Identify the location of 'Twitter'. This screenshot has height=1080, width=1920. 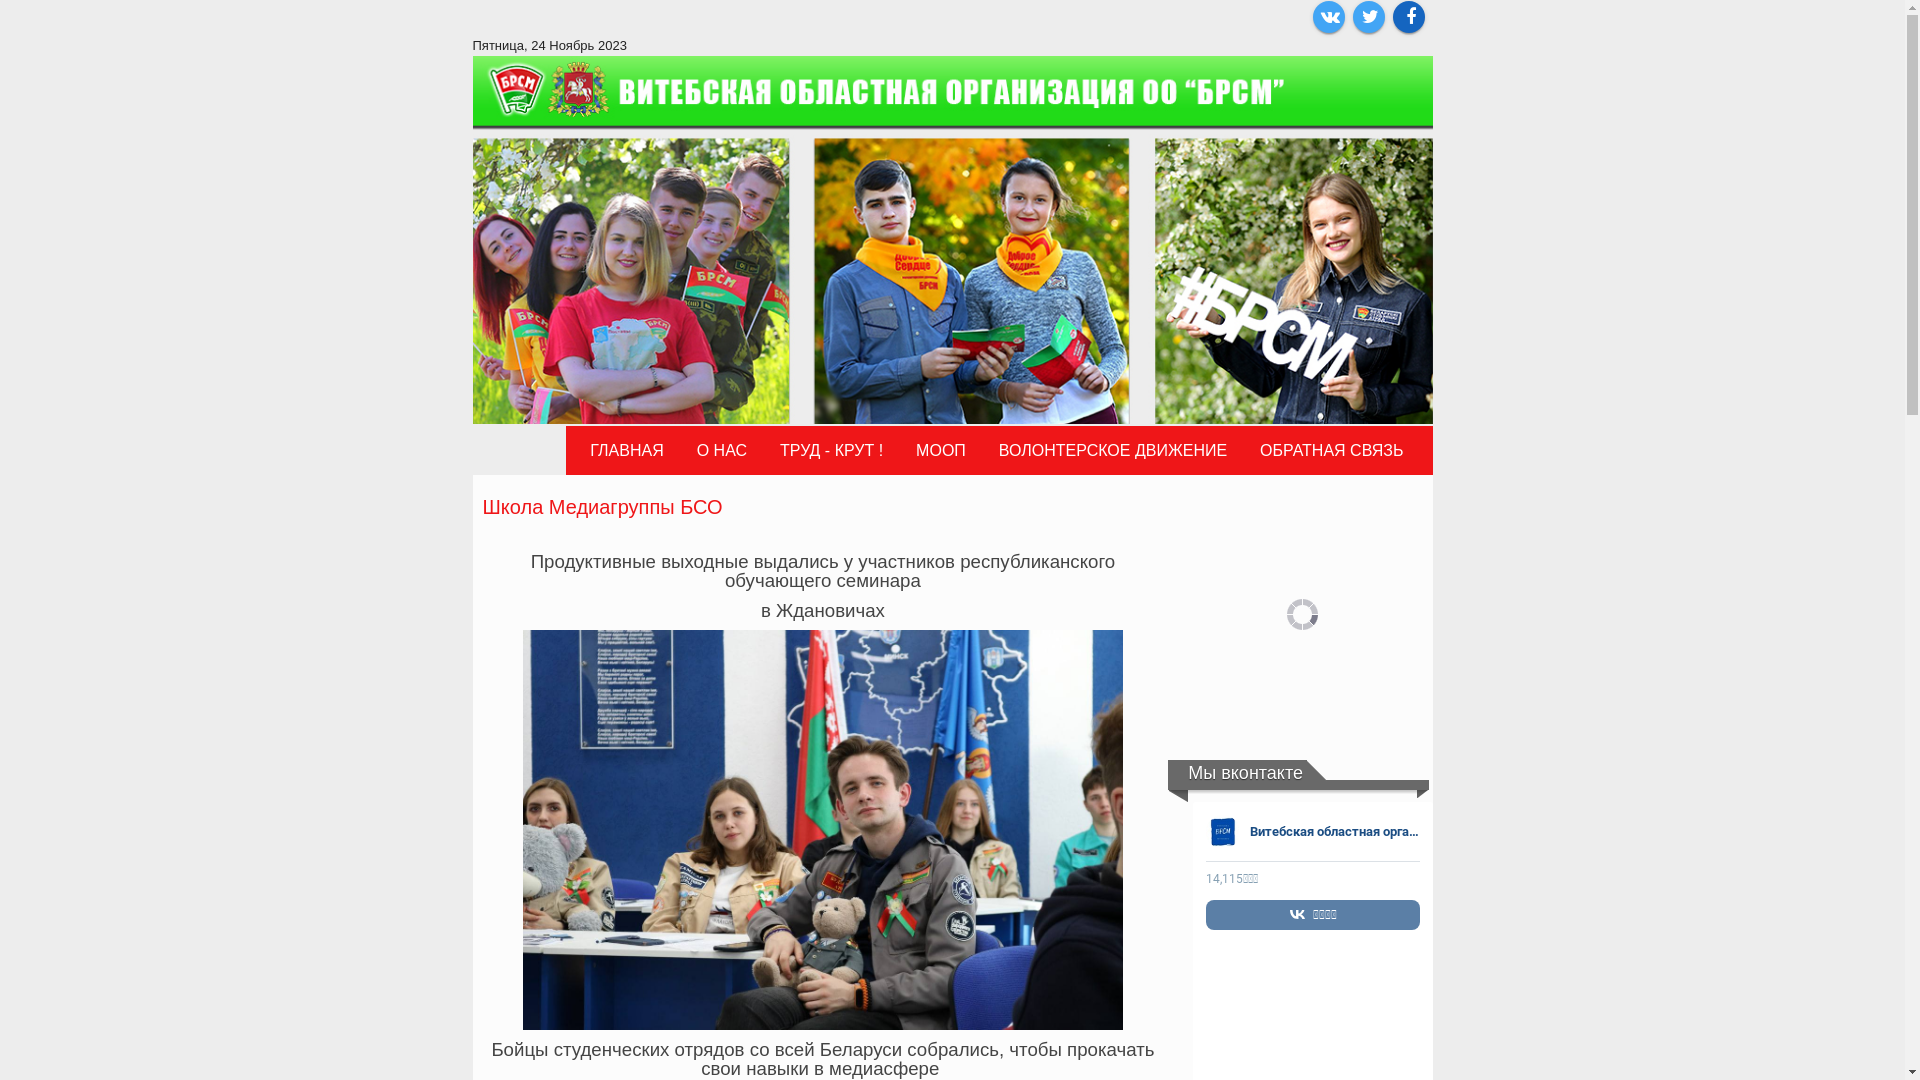
(1352, 16).